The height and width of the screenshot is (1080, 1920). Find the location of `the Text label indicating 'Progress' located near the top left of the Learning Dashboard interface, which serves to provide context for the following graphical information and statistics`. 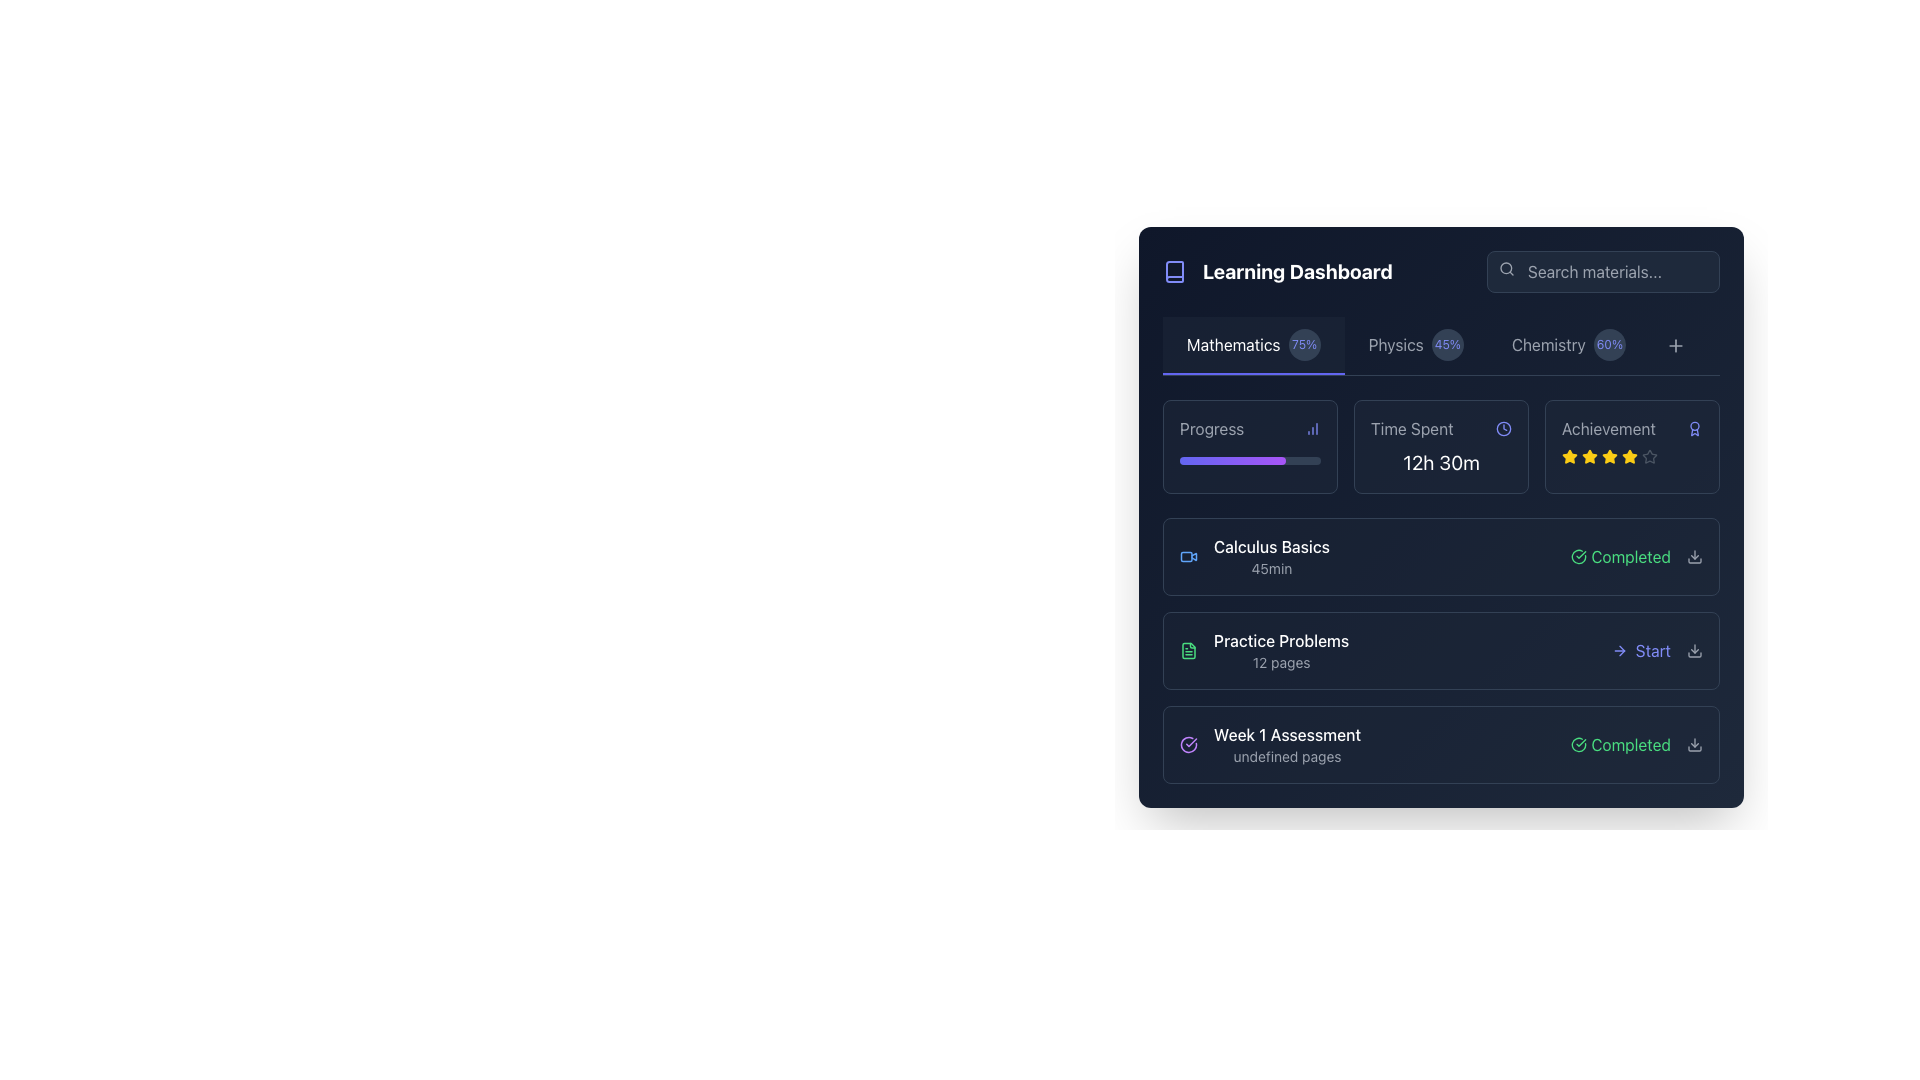

the Text label indicating 'Progress' located near the top left of the Learning Dashboard interface, which serves to provide context for the following graphical information and statistics is located at coordinates (1211, 427).